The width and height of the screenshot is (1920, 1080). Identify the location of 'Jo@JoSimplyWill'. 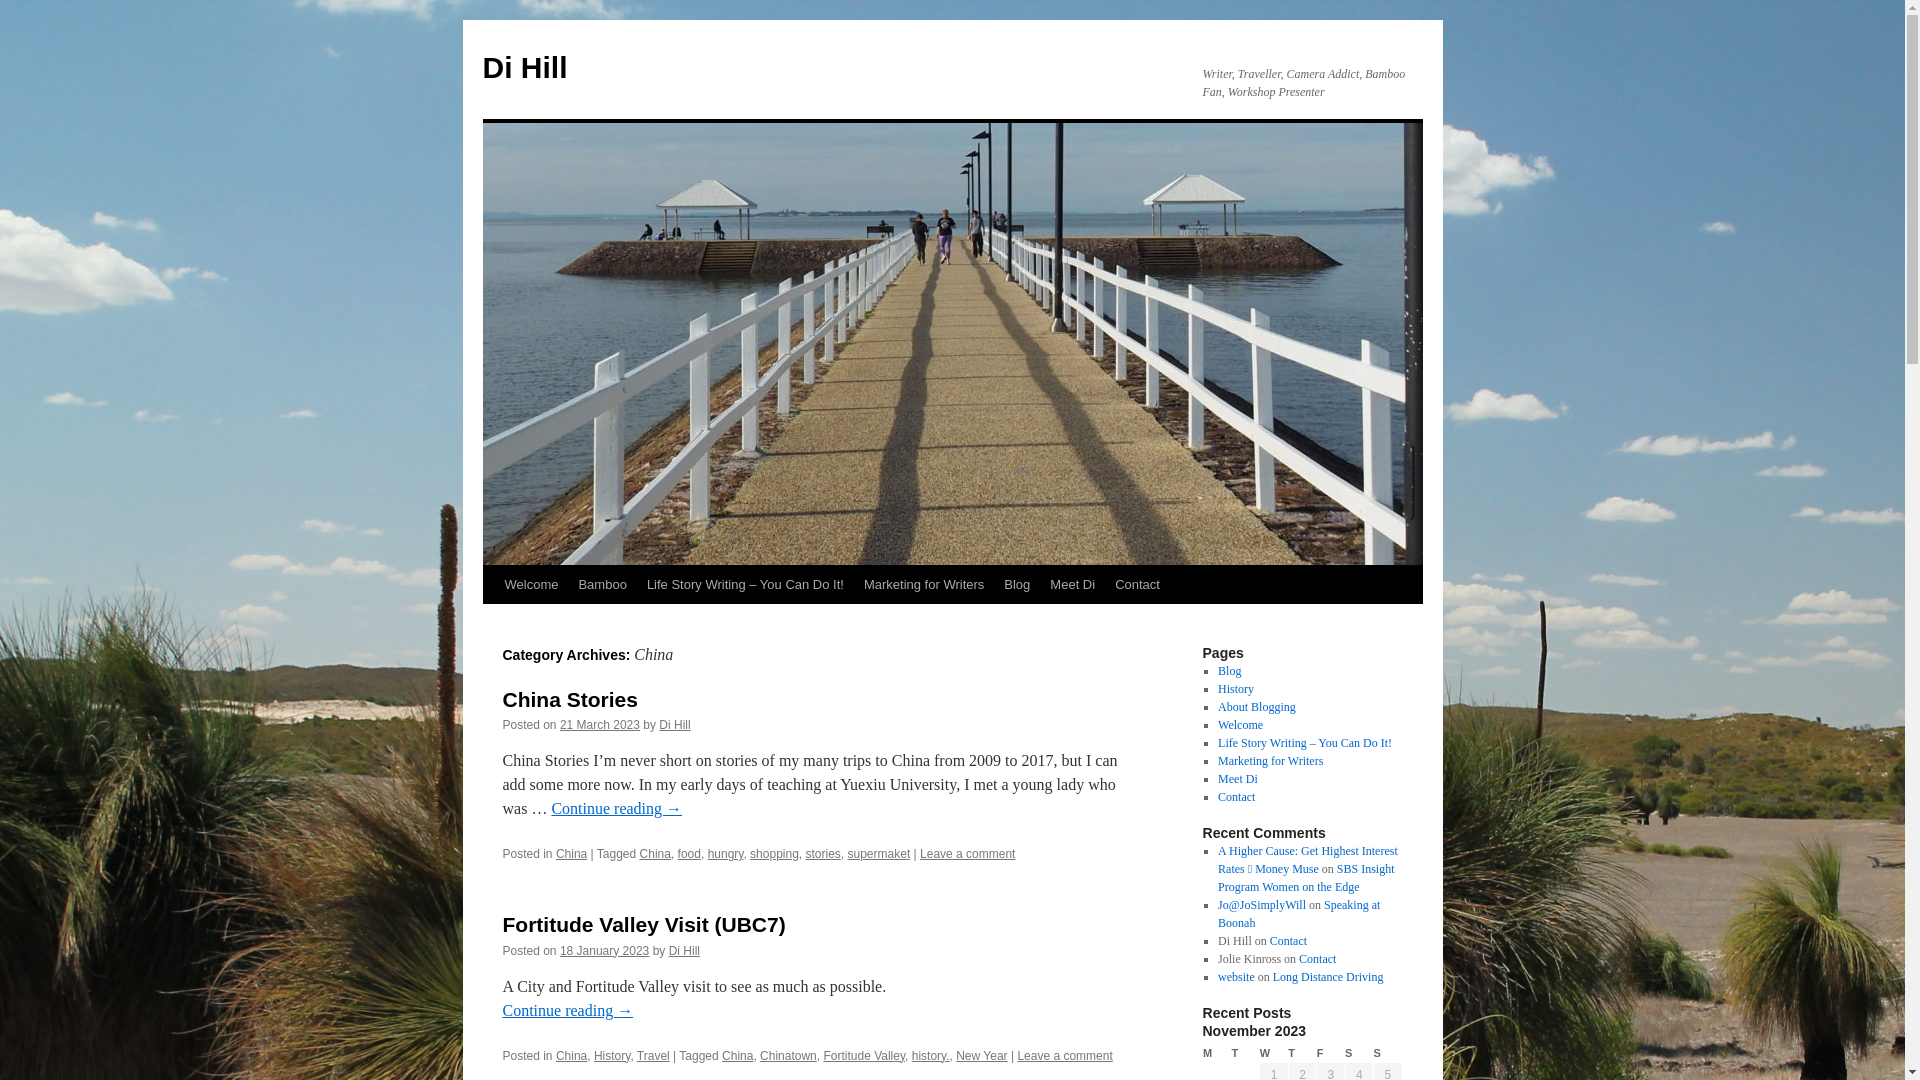
(1261, 905).